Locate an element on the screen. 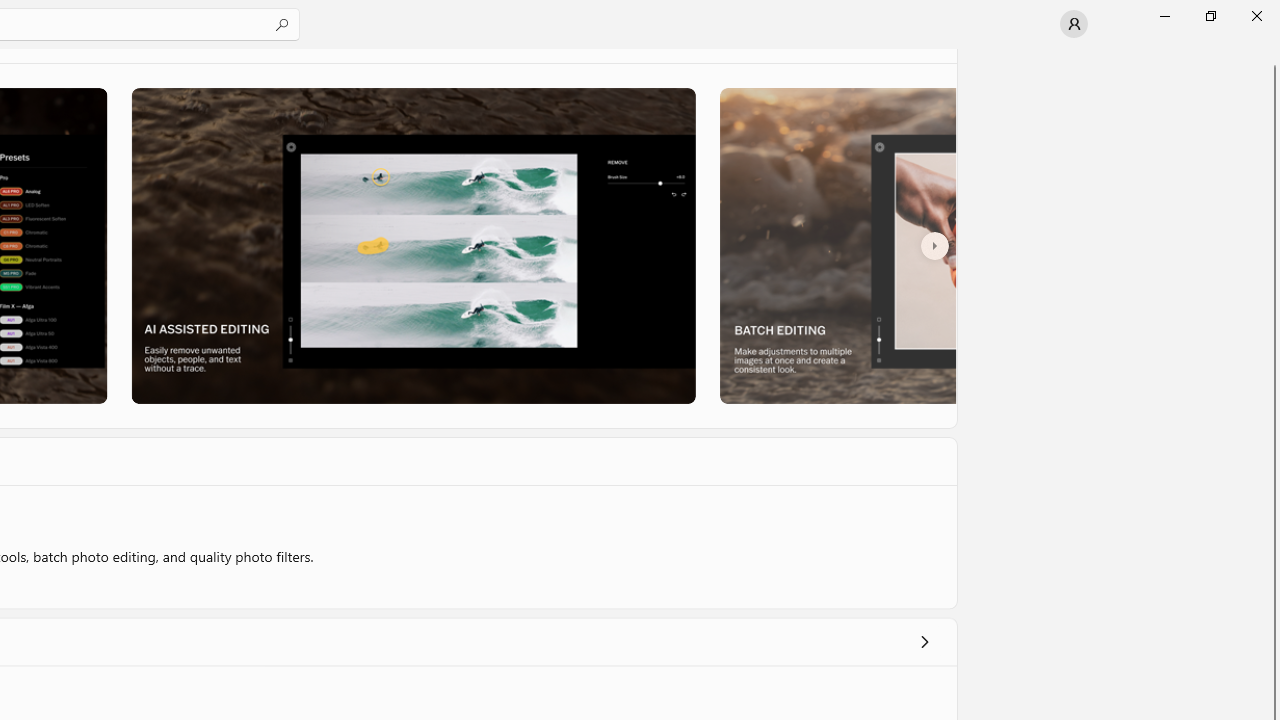 This screenshot has height=720, width=1280. 'User profile' is located at coordinates (1072, 24).